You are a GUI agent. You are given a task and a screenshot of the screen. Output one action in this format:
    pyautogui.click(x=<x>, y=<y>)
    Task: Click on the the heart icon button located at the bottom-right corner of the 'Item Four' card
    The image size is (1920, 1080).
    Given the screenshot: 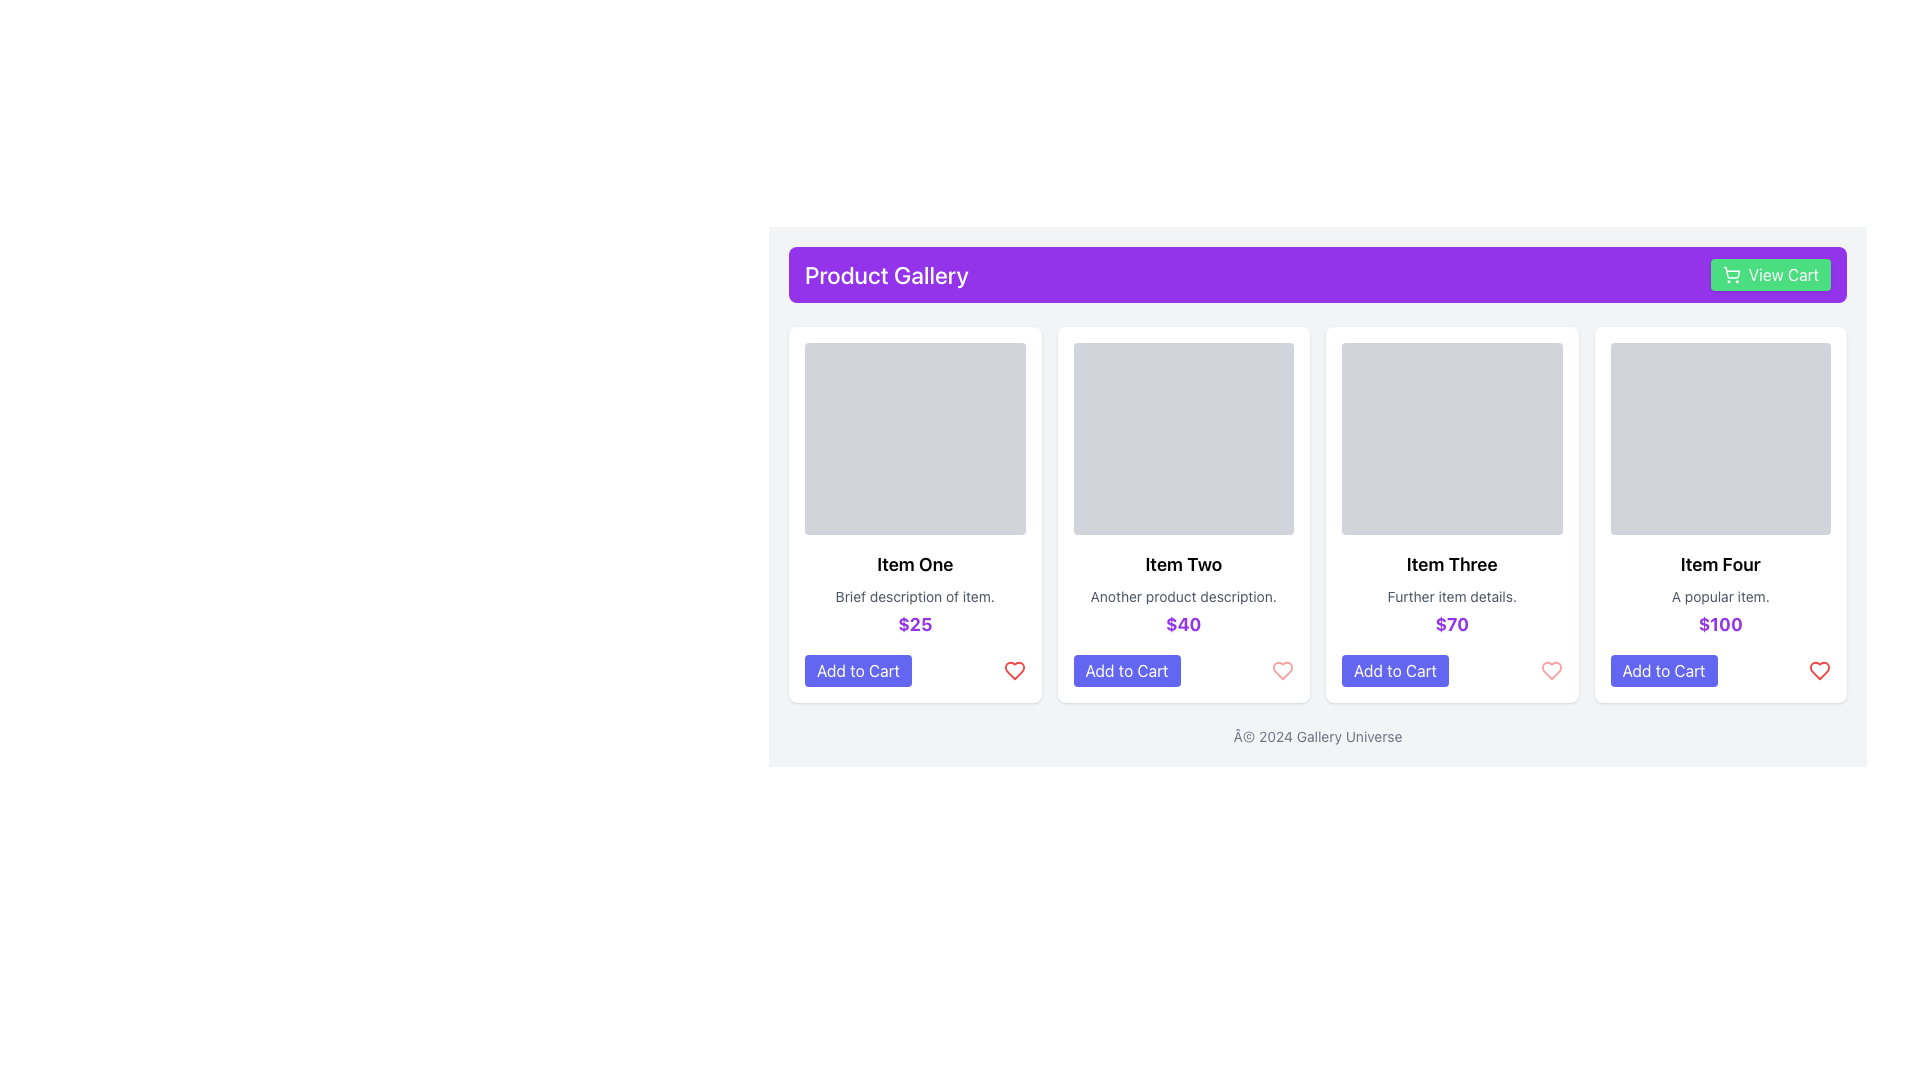 What is the action you would take?
    pyautogui.click(x=1819, y=671)
    